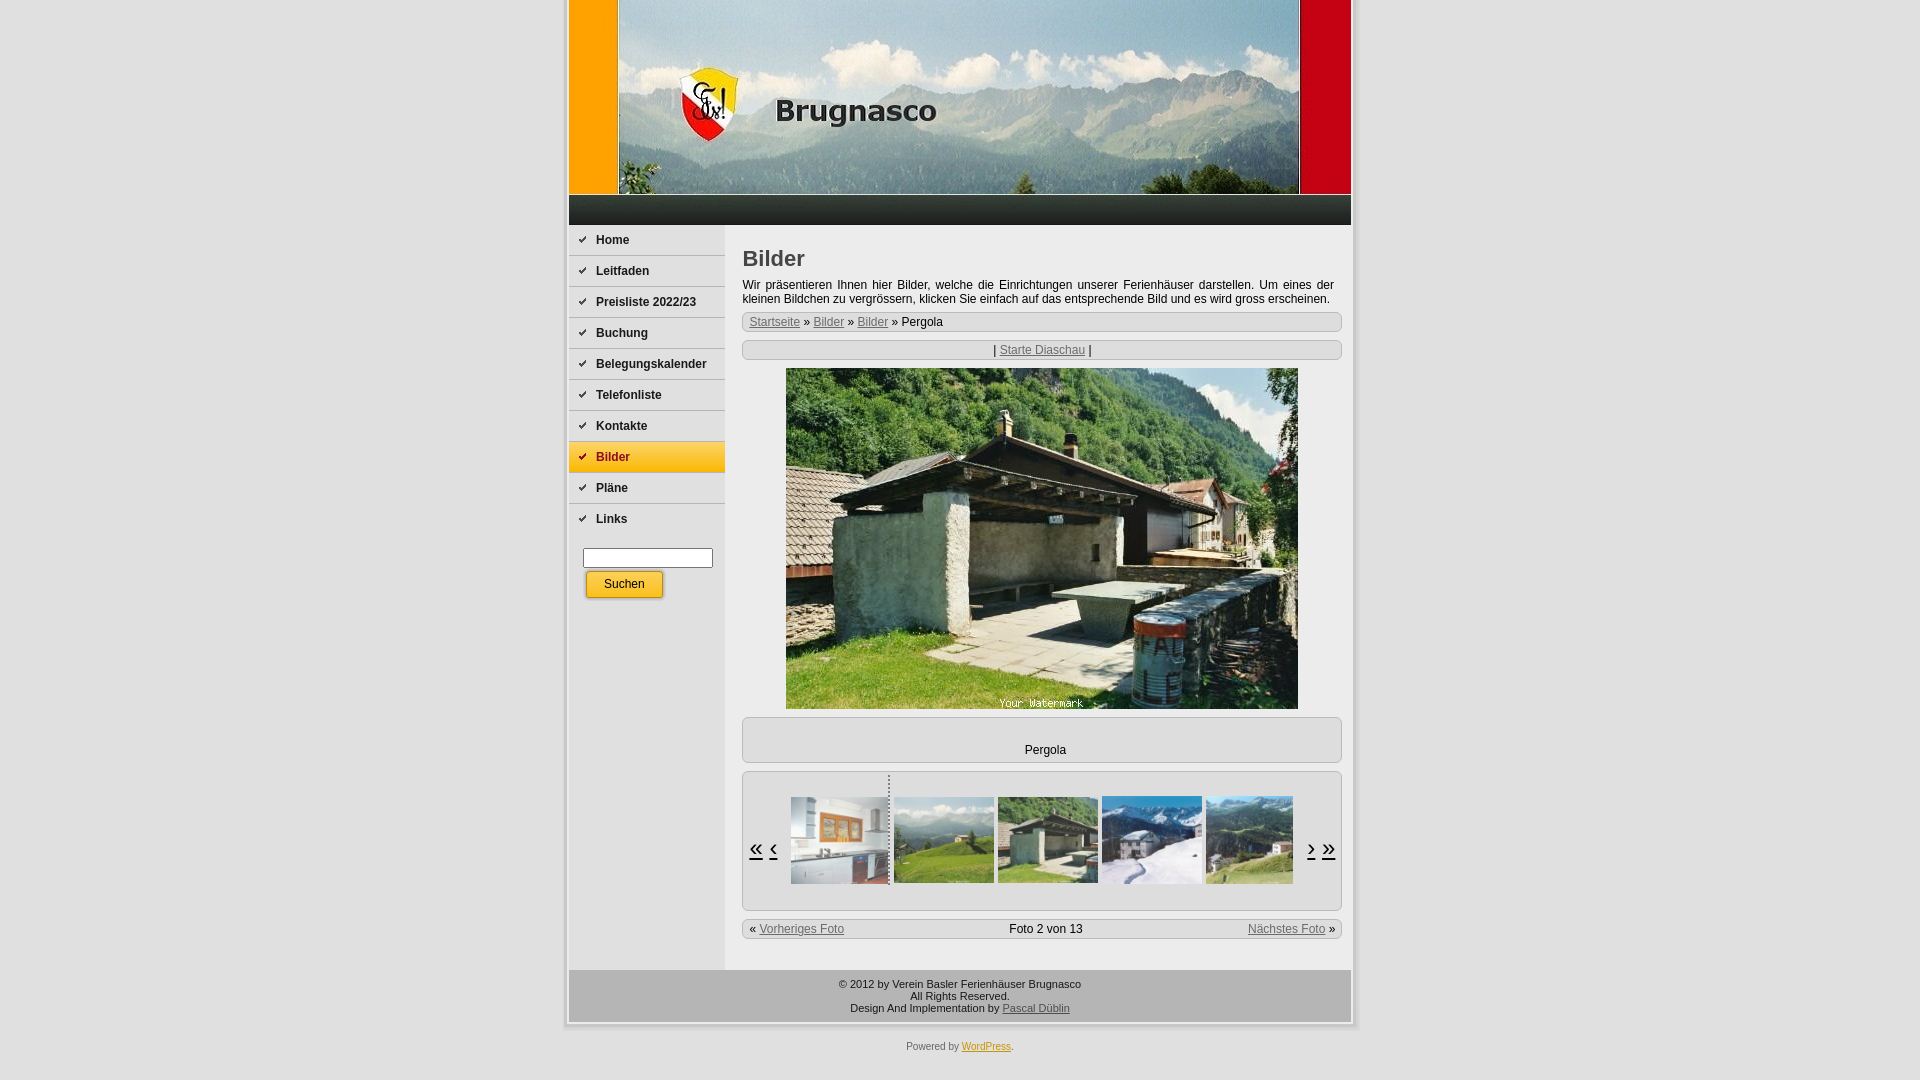  I want to click on 'Leitfaden', so click(568, 270).